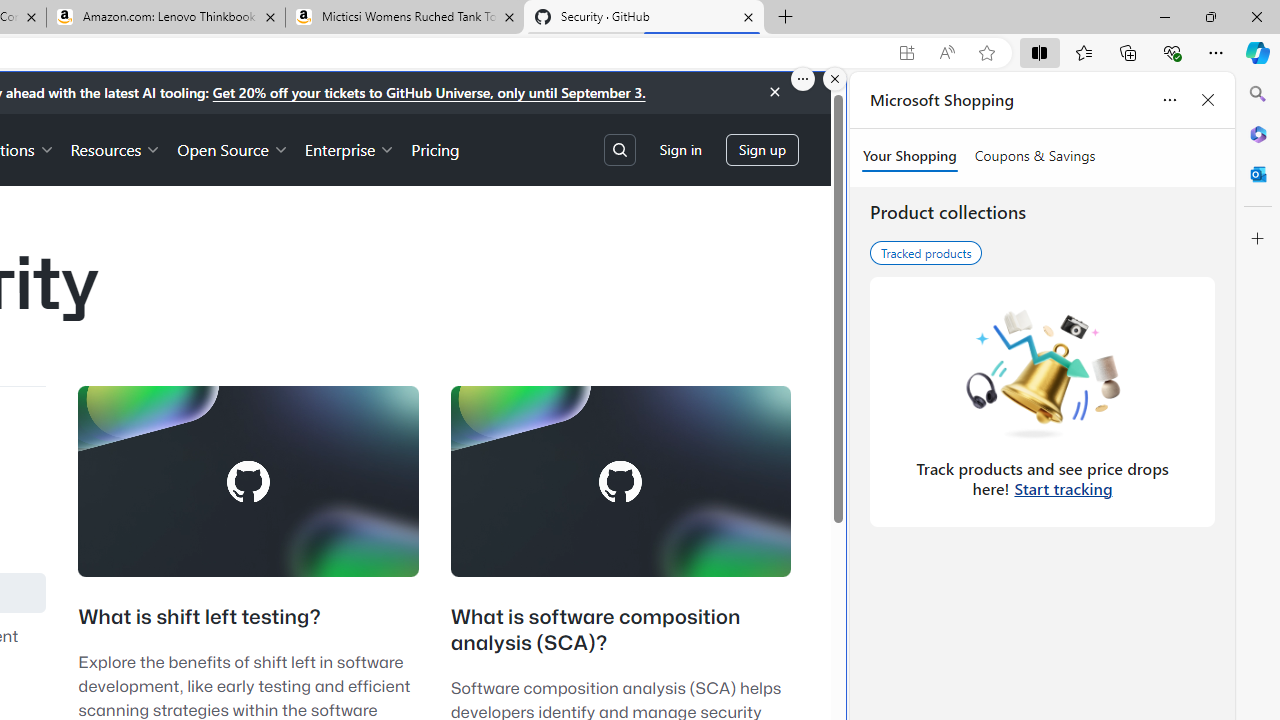 This screenshot has width=1280, height=720. What do you see at coordinates (905, 52) in the screenshot?
I see `'App available. Install '` at bounding box center [905, 52].